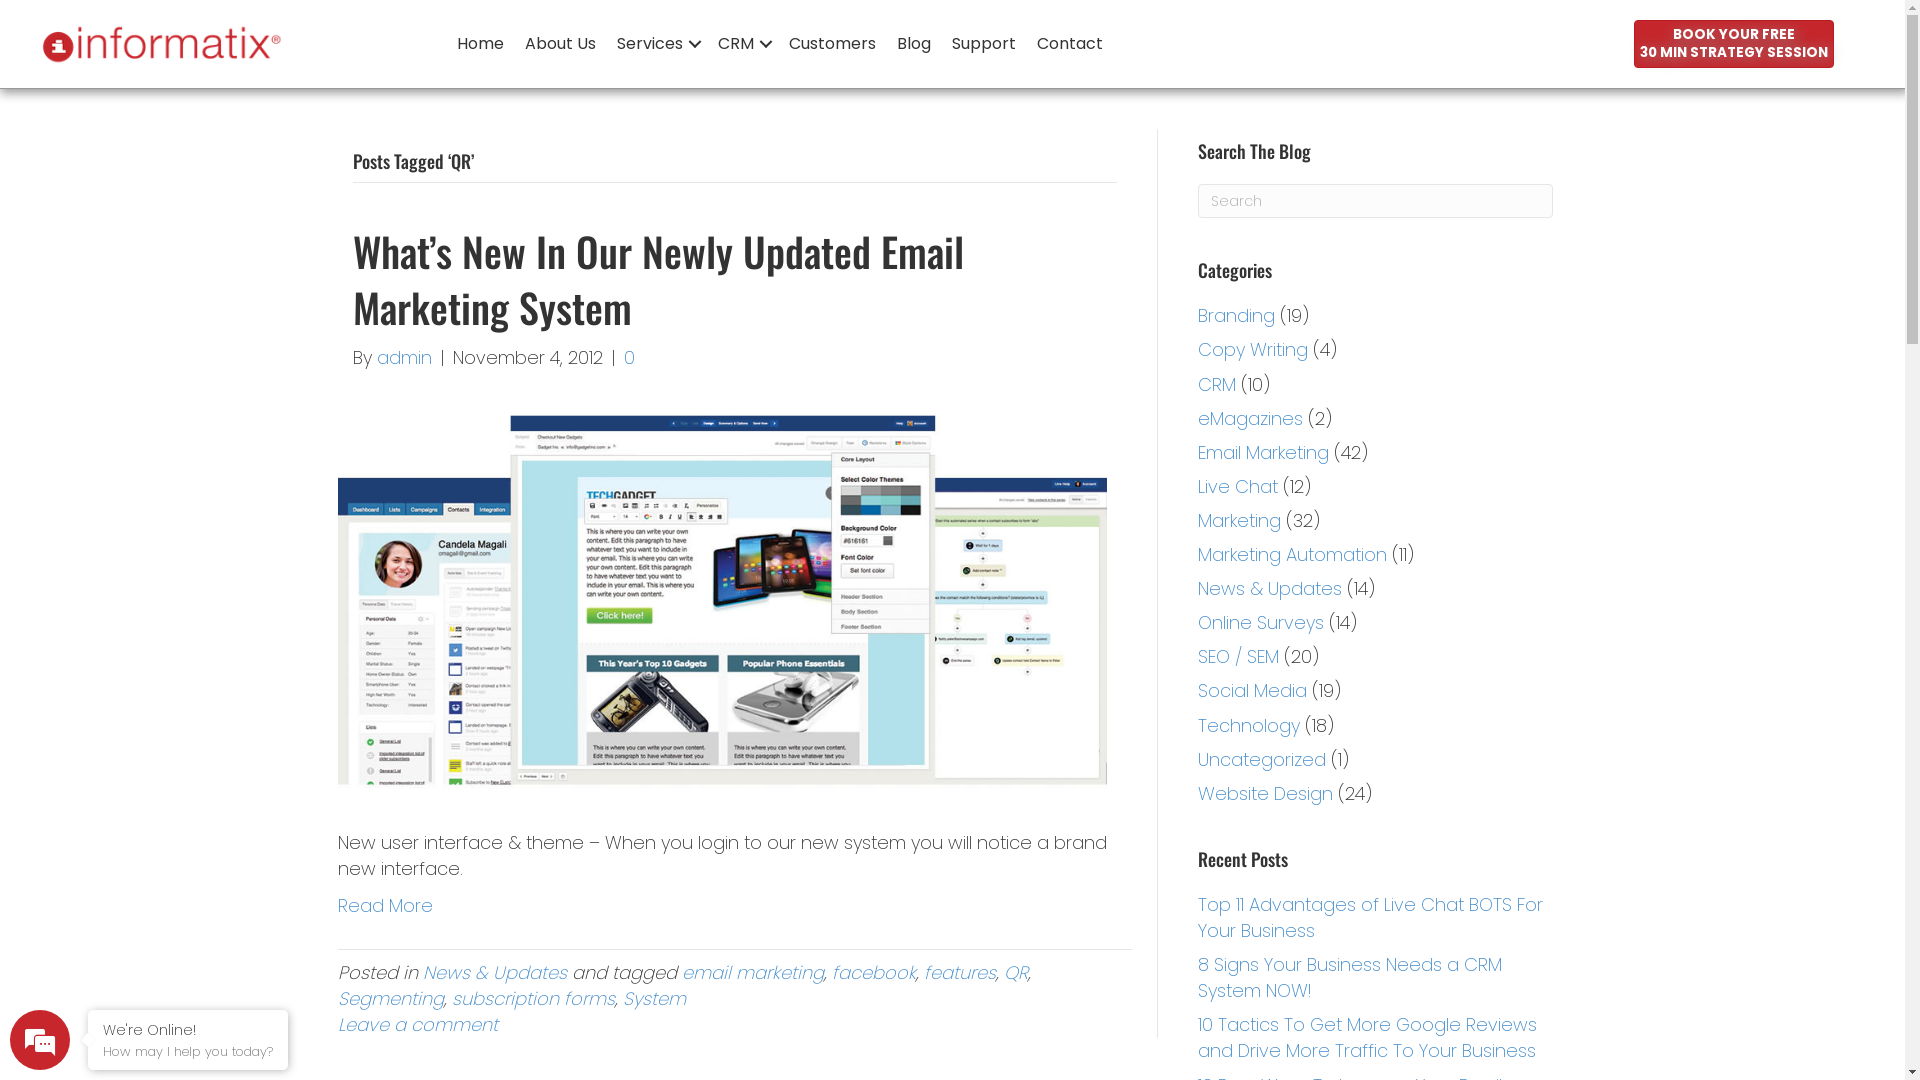 The width and height of the screenshot is (1920, 1080). I want to click on '8 Signs Your Business Needs a CRM System NOW!', so click(1349, 976).